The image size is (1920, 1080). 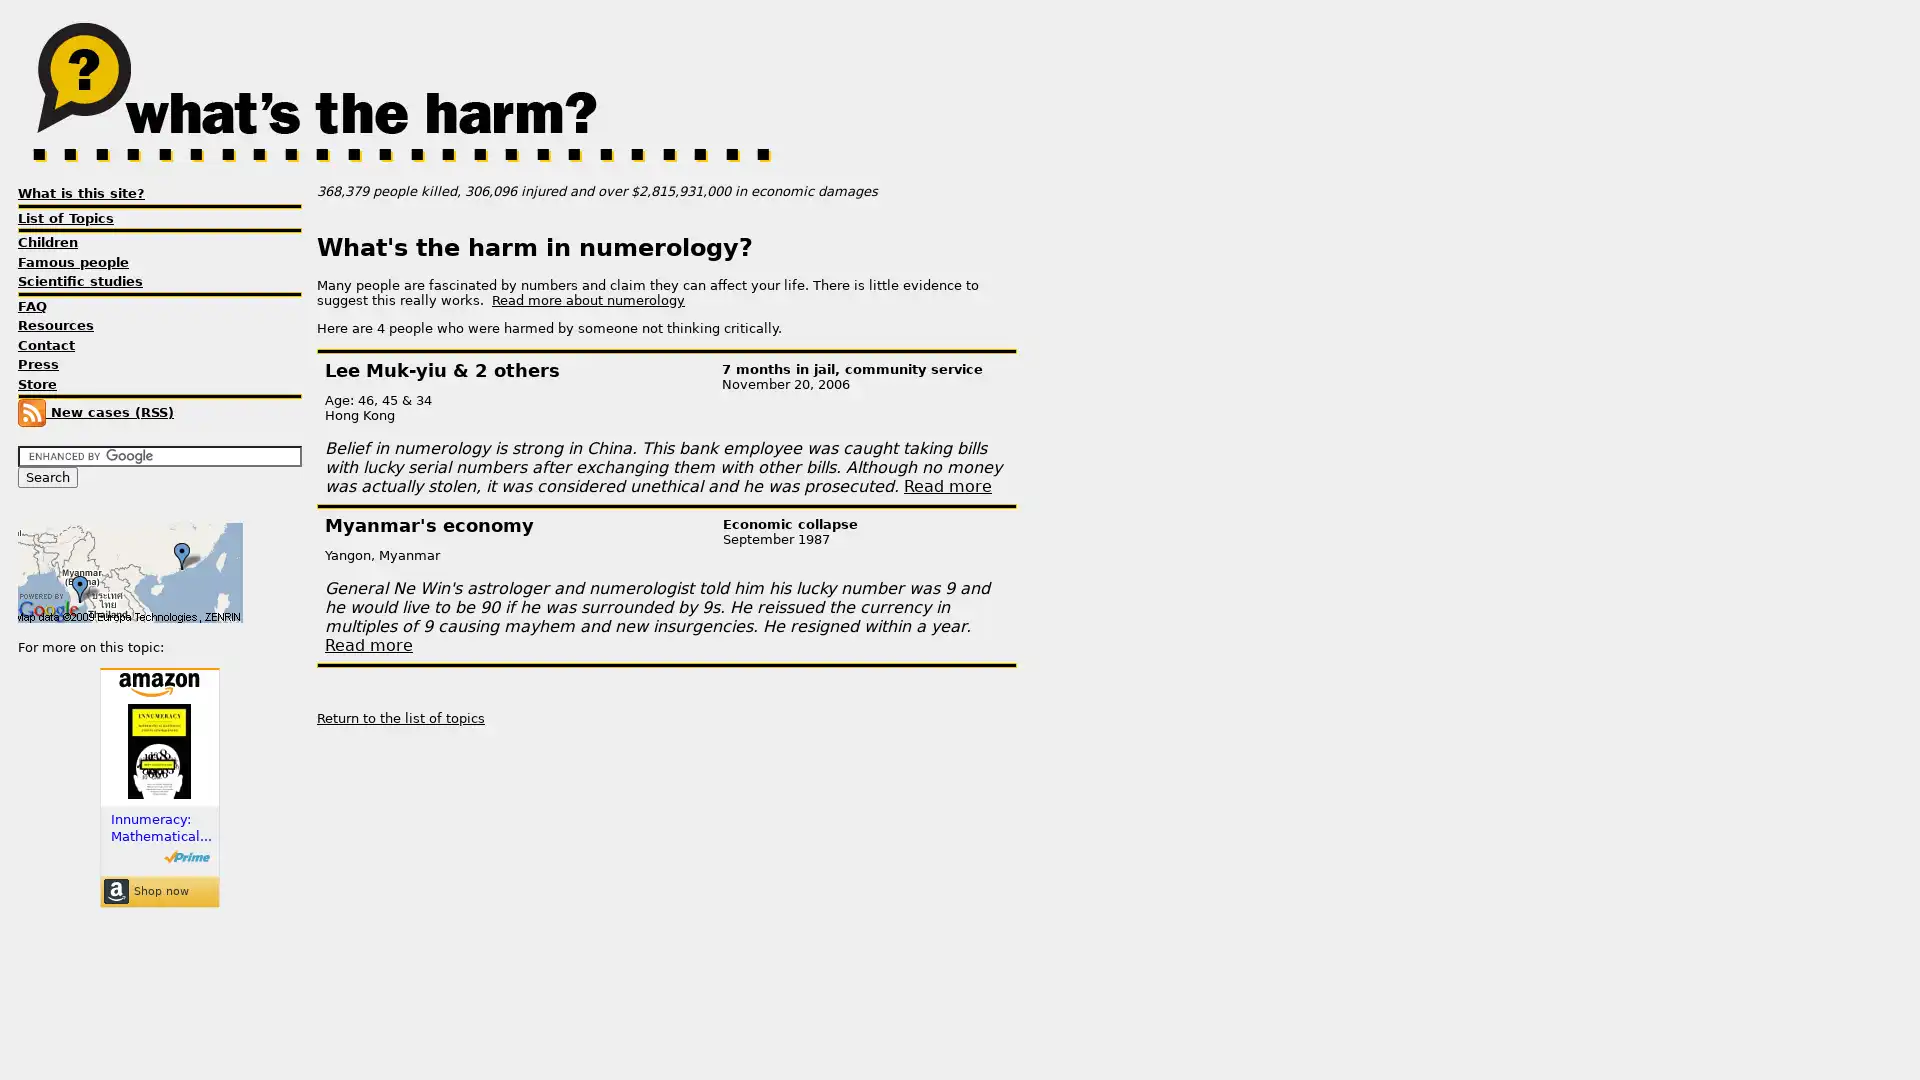 I want to click on Search, so click(x=48, y=477).